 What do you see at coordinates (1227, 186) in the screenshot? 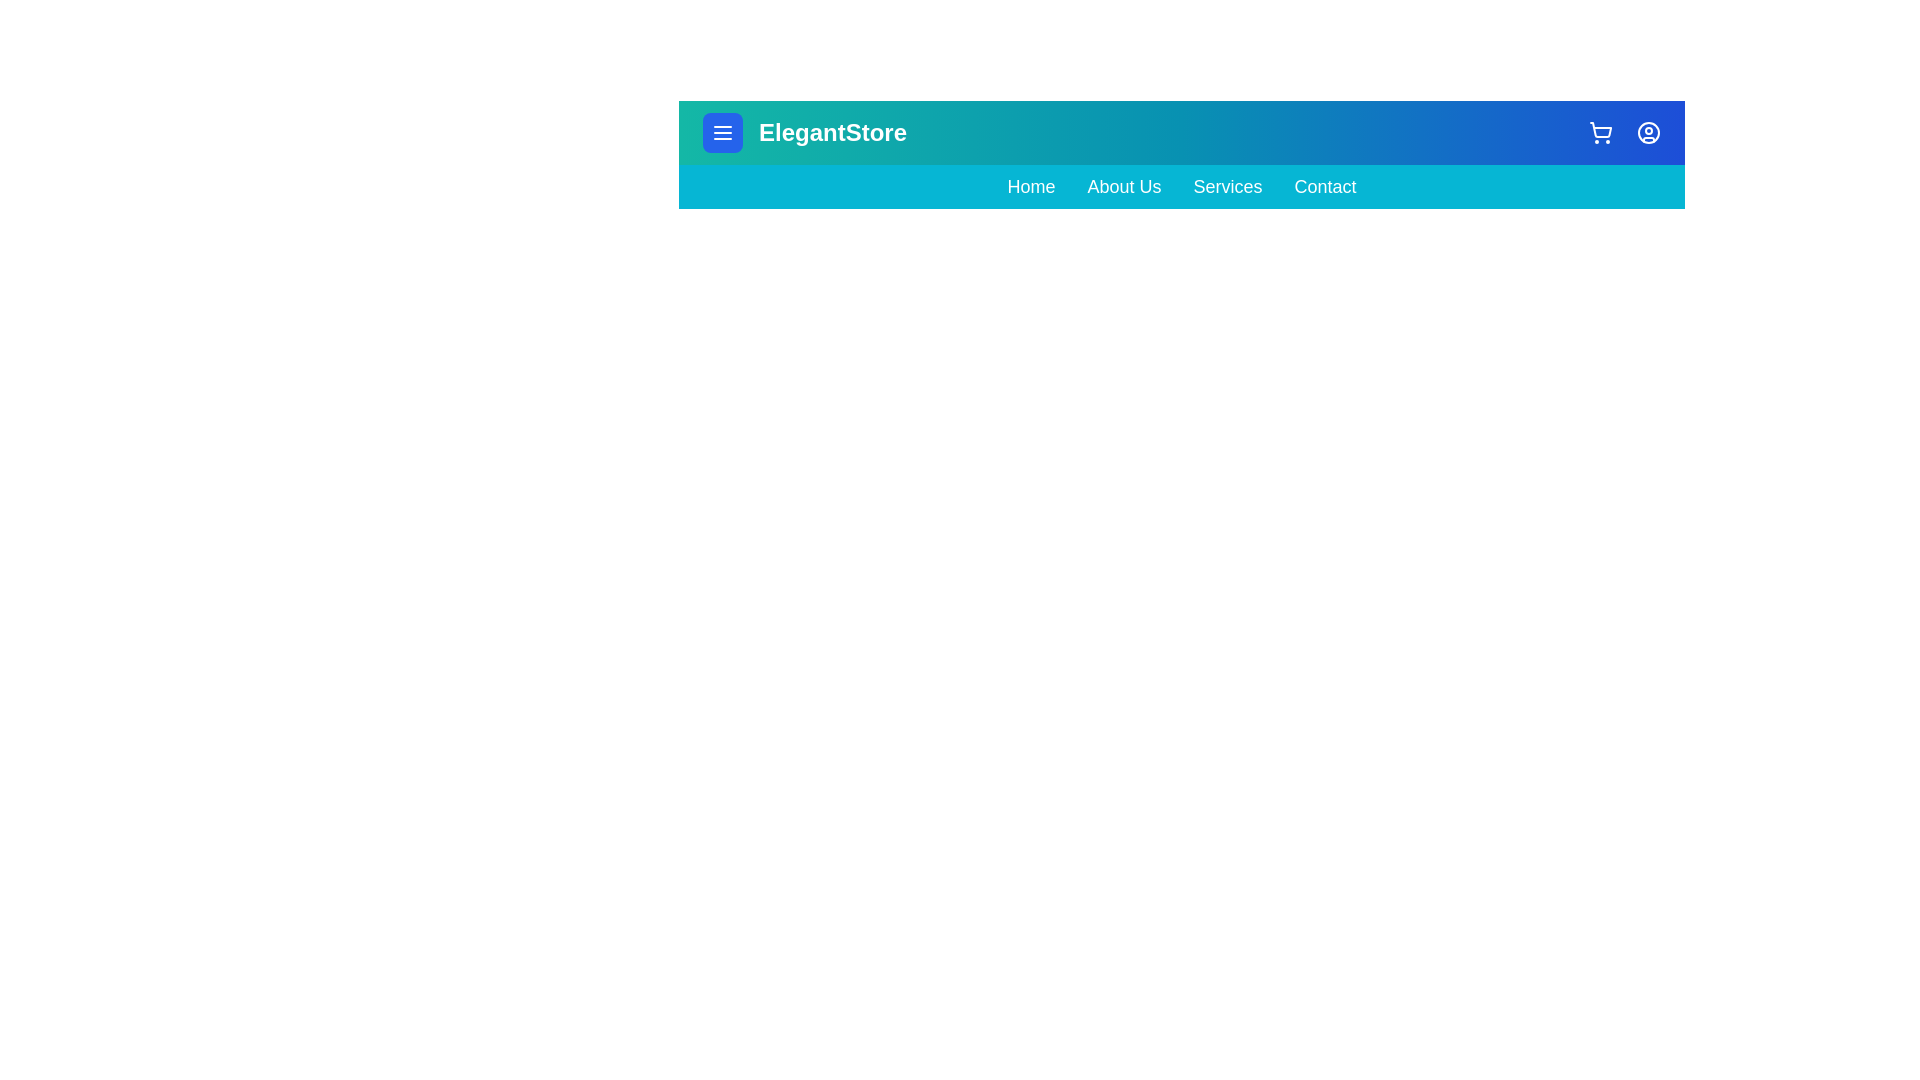
I see `the navigation link Services` at bounding box center [1227, 186].